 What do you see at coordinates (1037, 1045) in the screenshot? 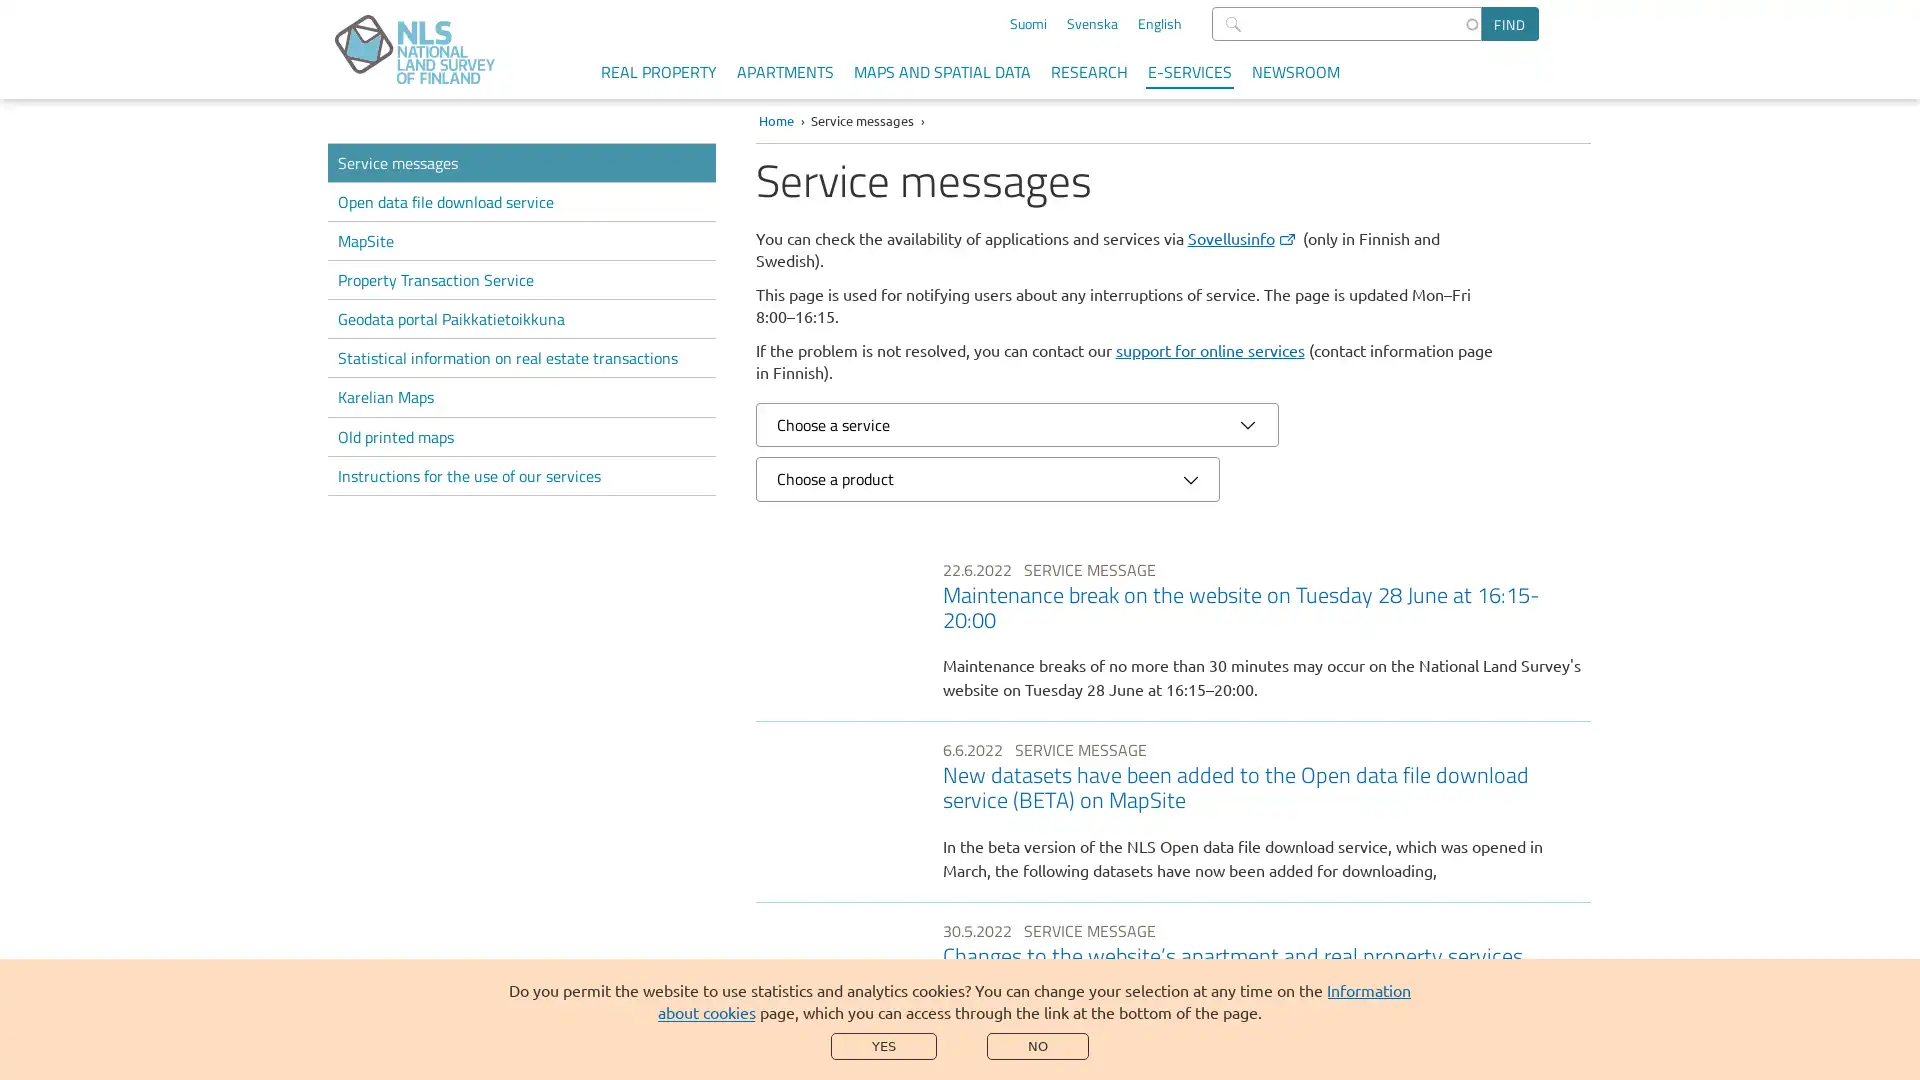
I see `NO` at bounding box center [1037, 1045].